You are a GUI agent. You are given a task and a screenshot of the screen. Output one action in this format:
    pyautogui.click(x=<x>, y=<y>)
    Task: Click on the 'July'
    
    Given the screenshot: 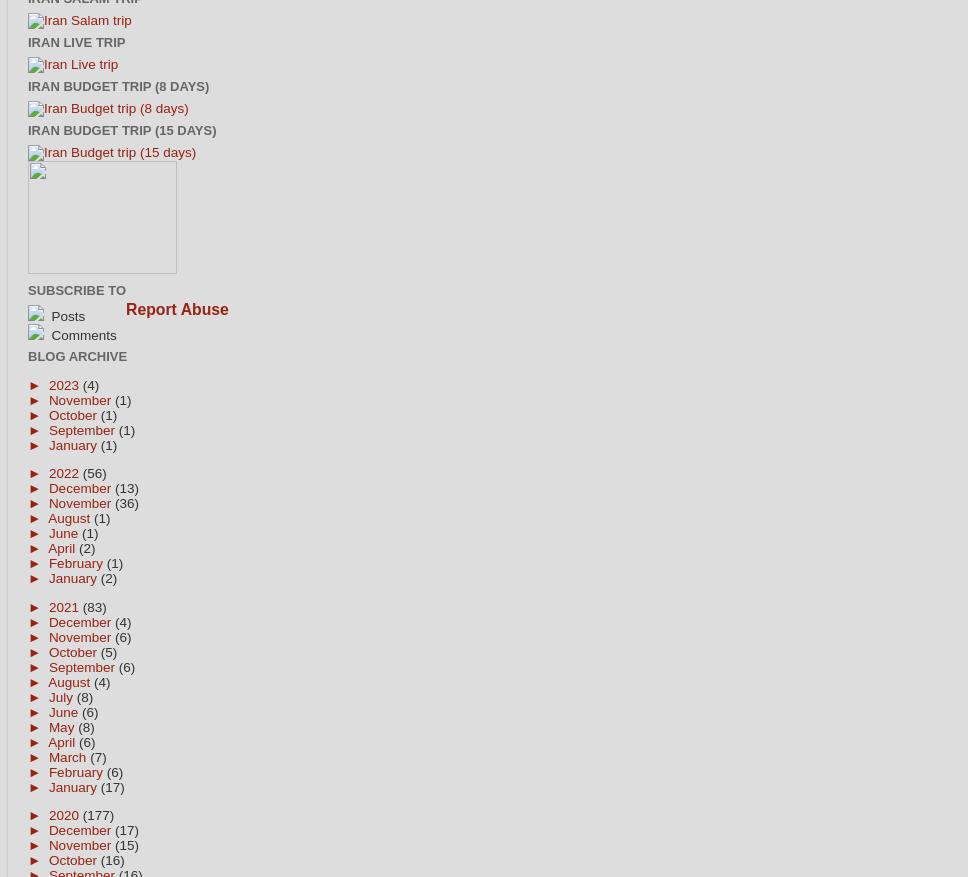 What is the action you would take?
    pyautogui.click(x=60, y=695)
    